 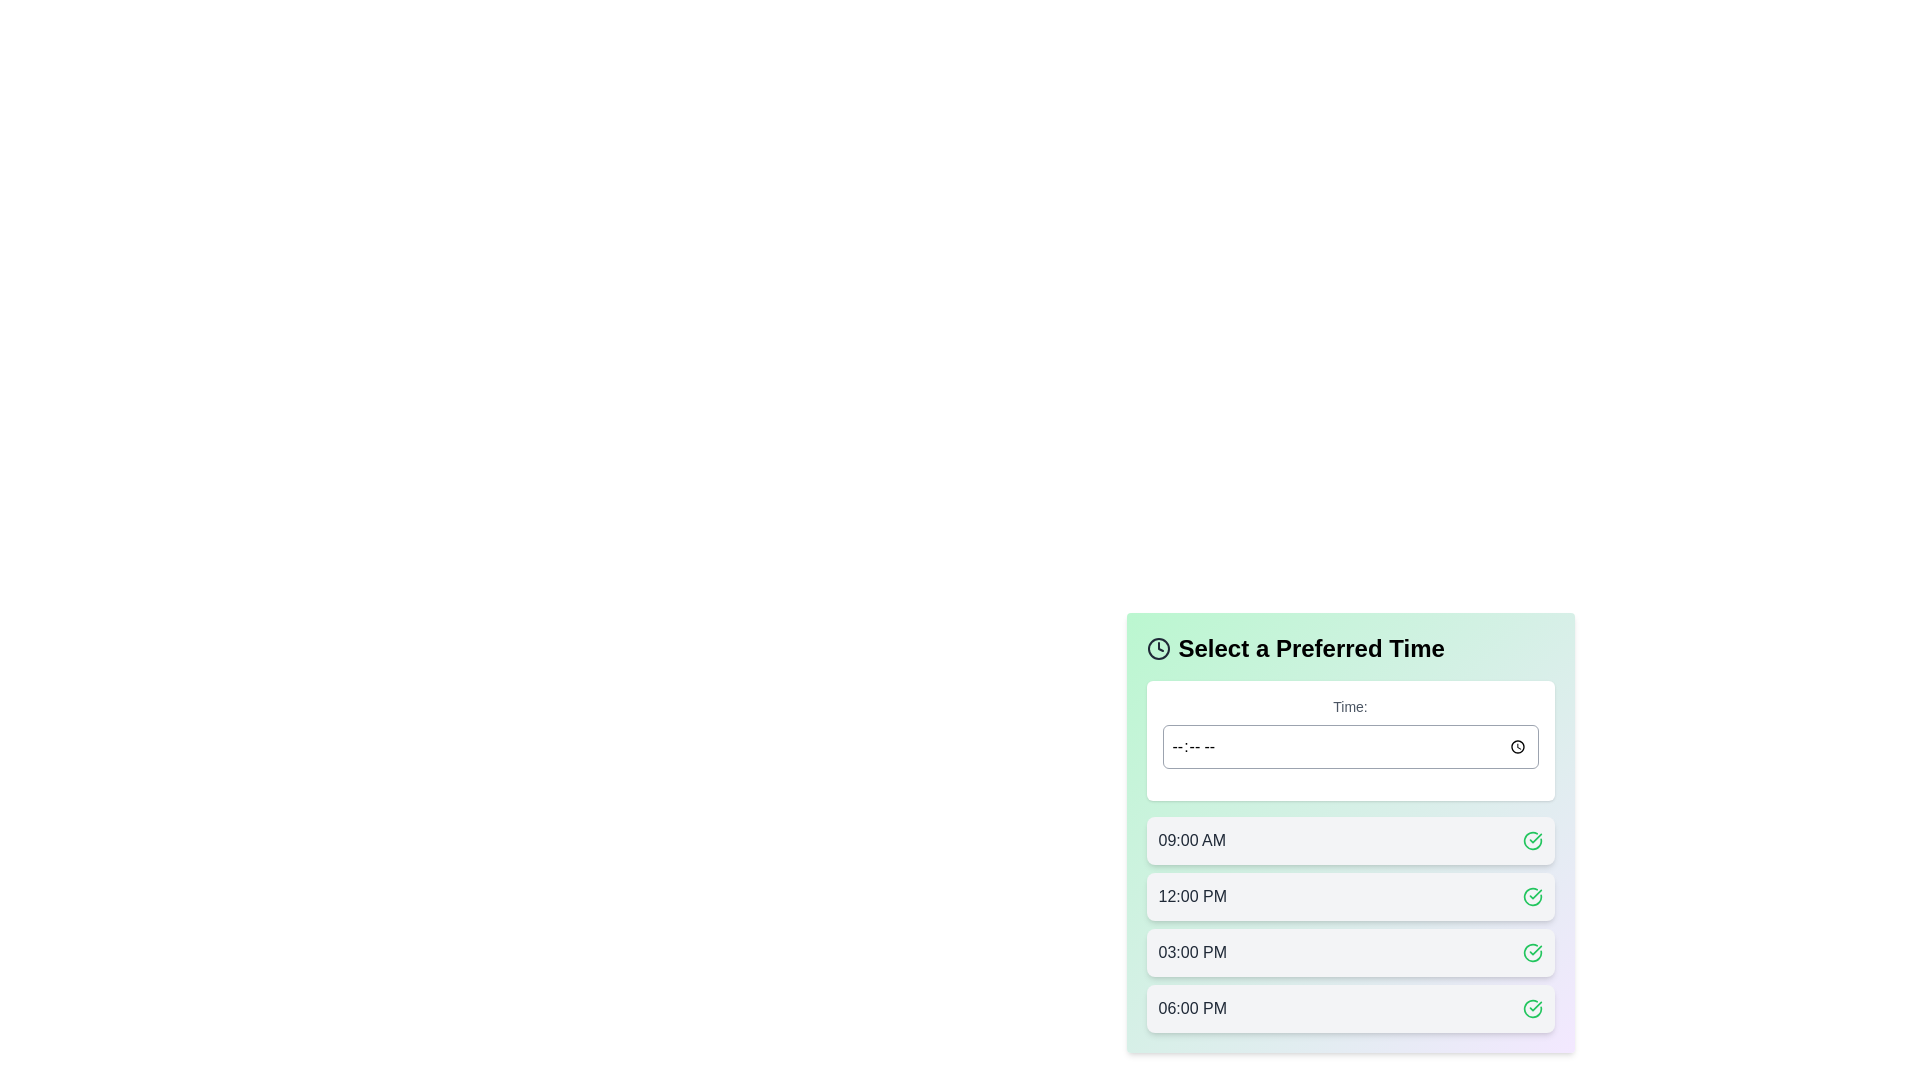 I want to click on the selectable time slot indicating '12:00 PM', which is the second option in the list under 'Select a Preferred Time', so click(x=1350, y=896).